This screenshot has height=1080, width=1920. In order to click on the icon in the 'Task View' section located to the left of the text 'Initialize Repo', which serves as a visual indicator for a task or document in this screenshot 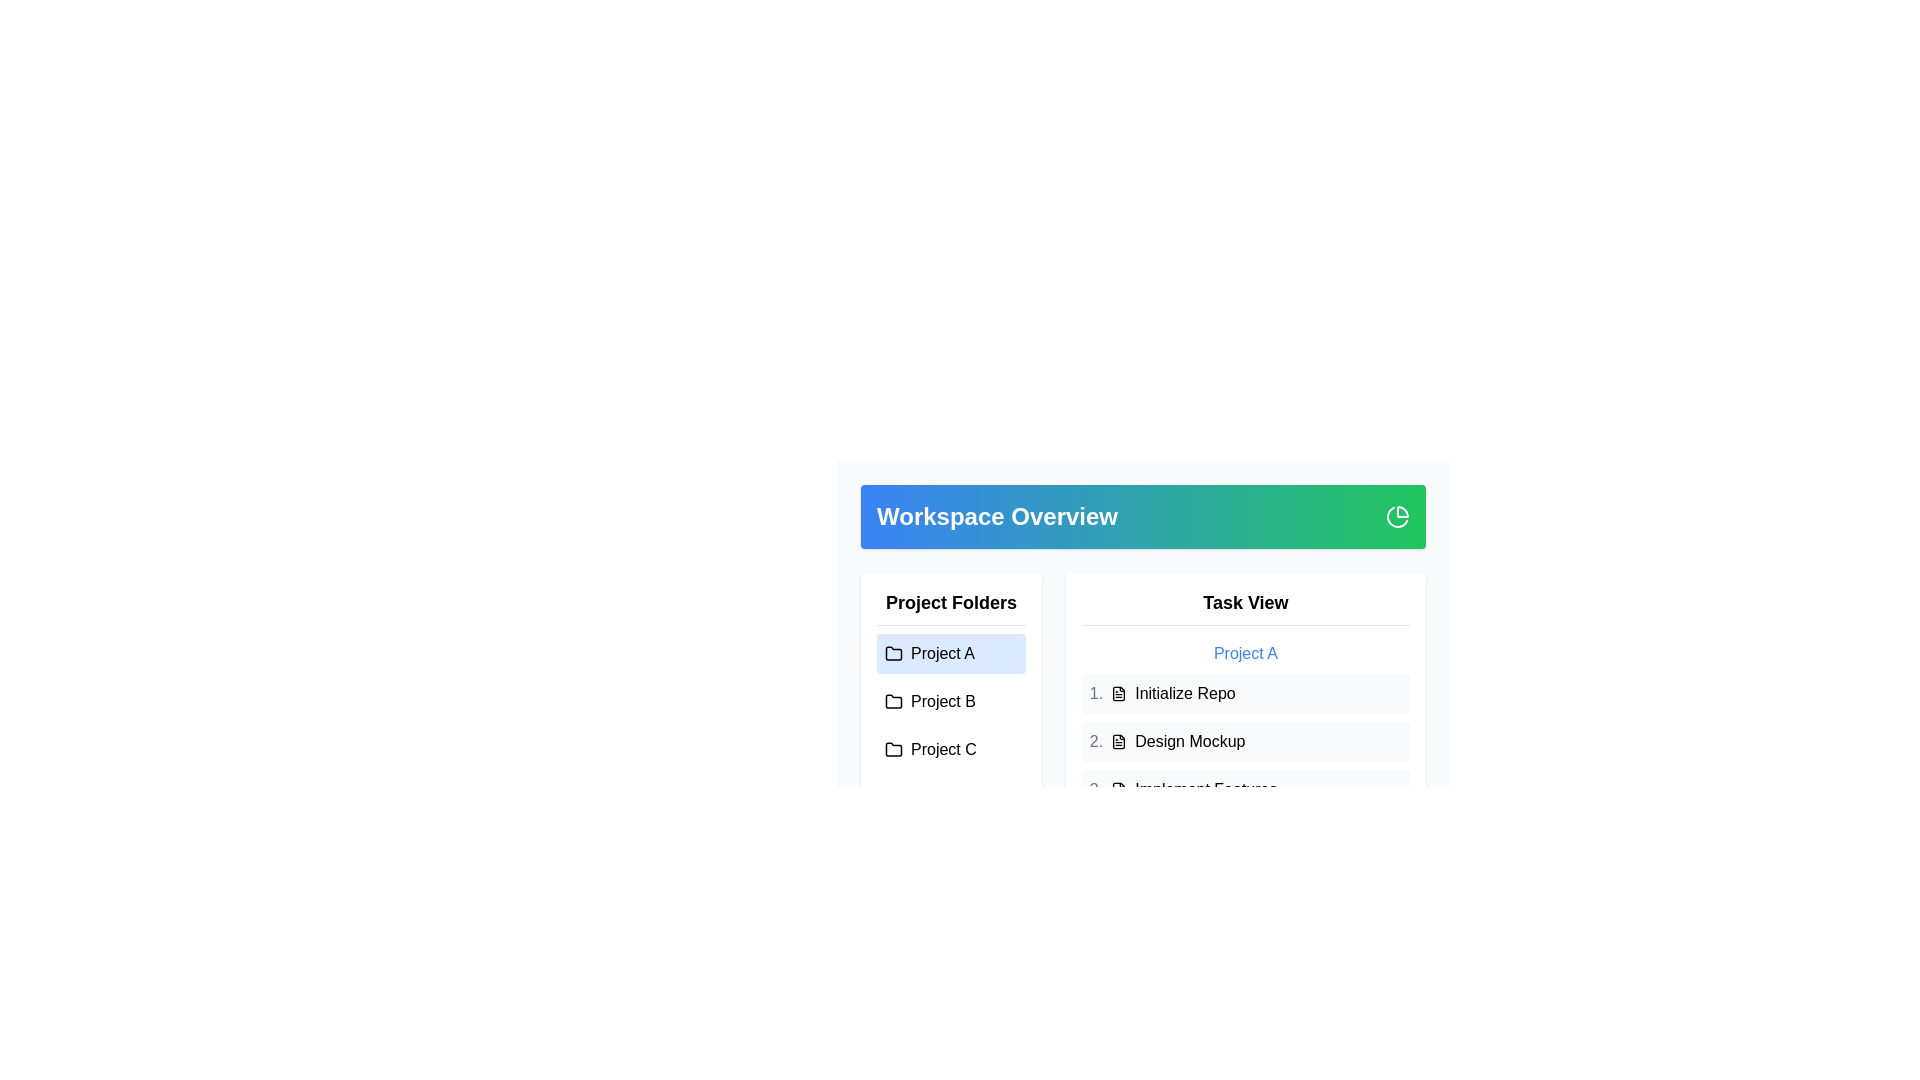, I will do `click(1118, 693)`.